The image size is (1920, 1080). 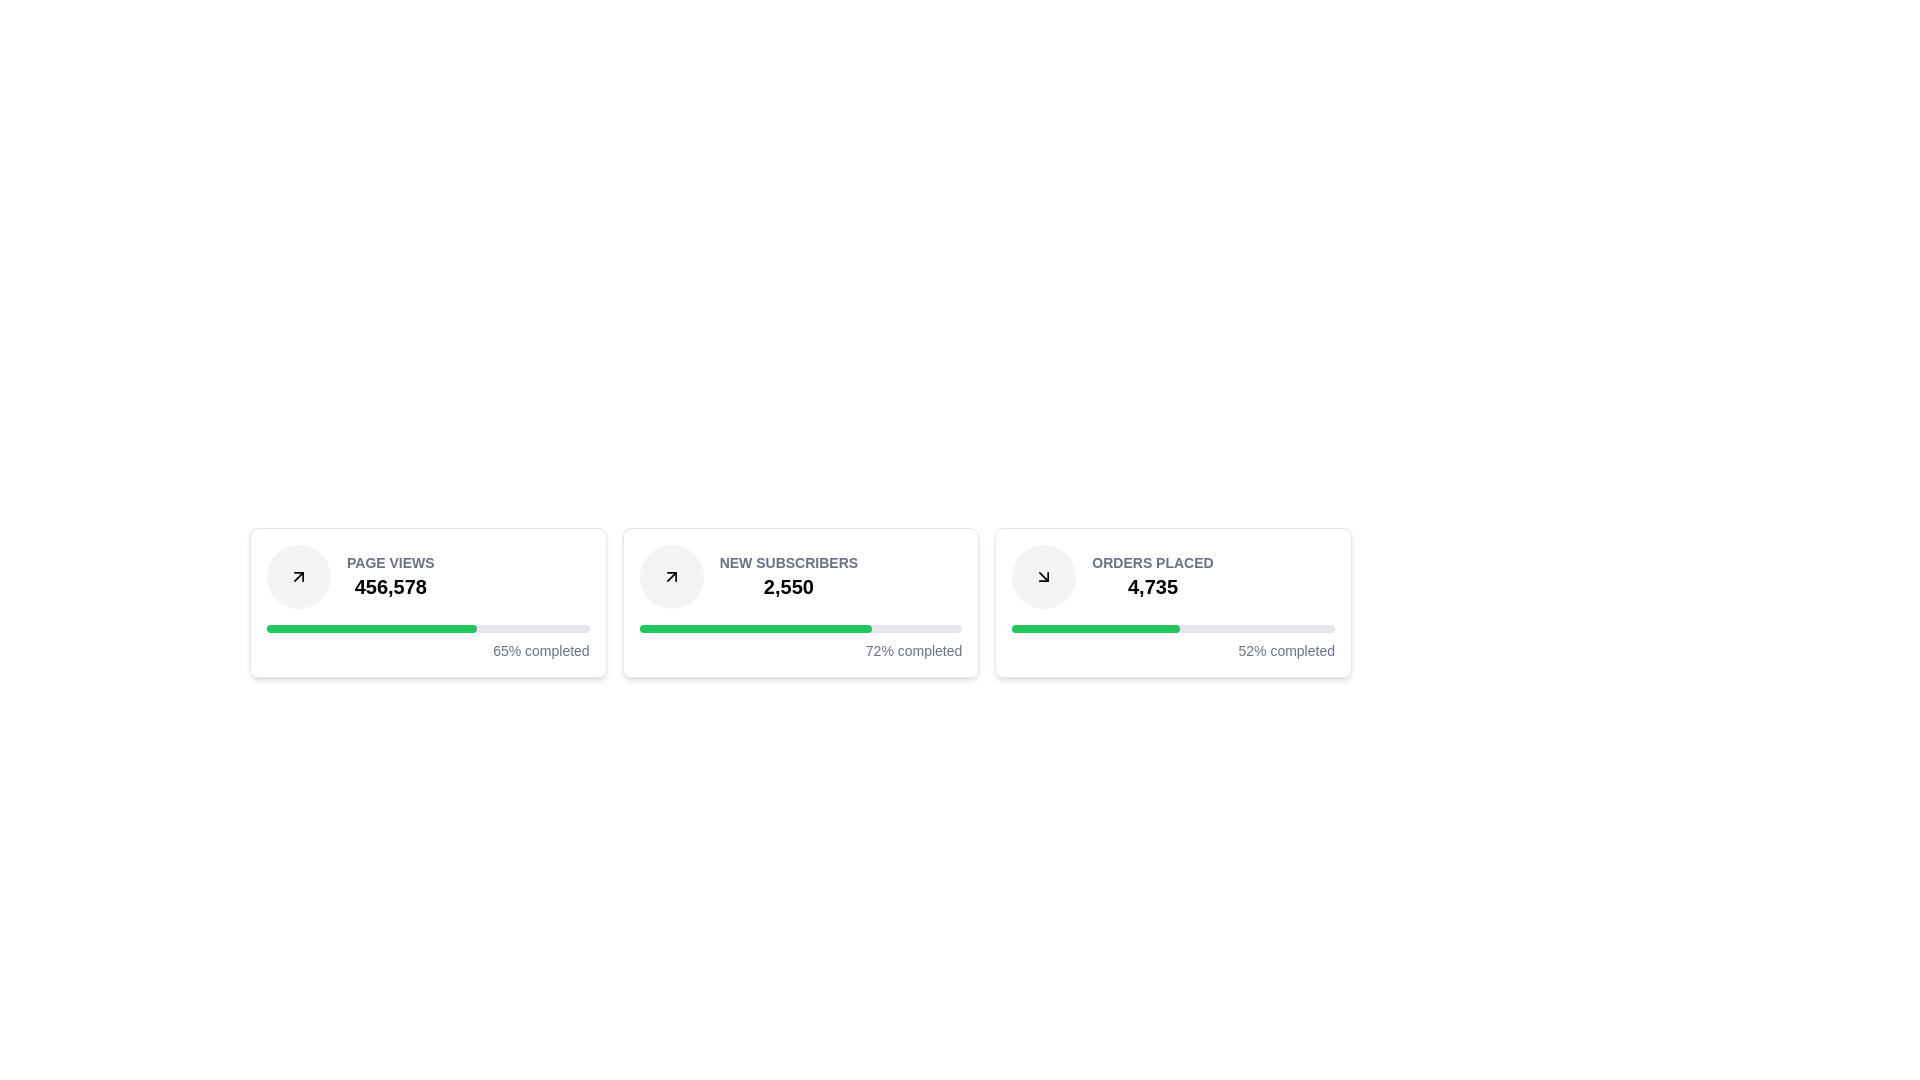 I want to click on the icon located to the left of the text 'Page Views 456,578' to interact with it, so click(x=297, y=577).